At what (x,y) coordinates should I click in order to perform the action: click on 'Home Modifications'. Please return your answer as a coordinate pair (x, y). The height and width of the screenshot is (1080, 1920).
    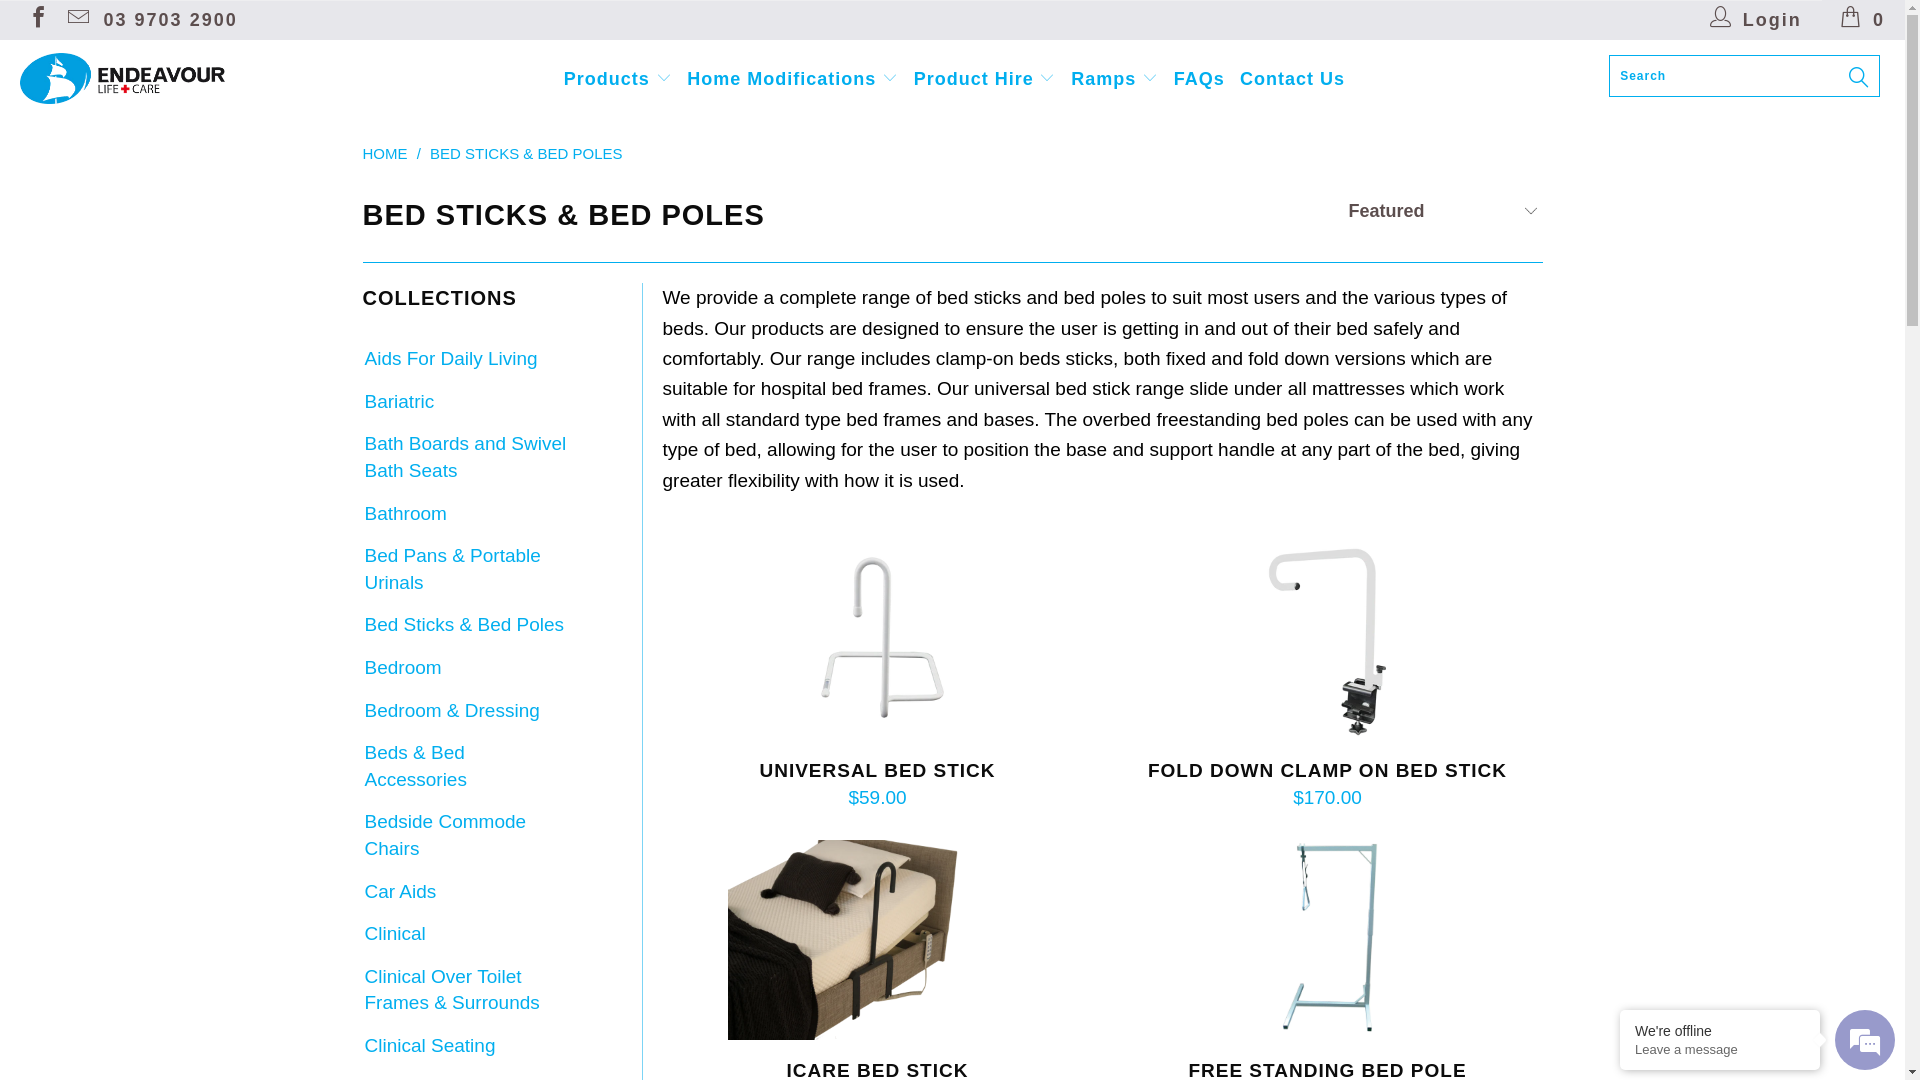
    Looking at the image, I should click on (791, 77).